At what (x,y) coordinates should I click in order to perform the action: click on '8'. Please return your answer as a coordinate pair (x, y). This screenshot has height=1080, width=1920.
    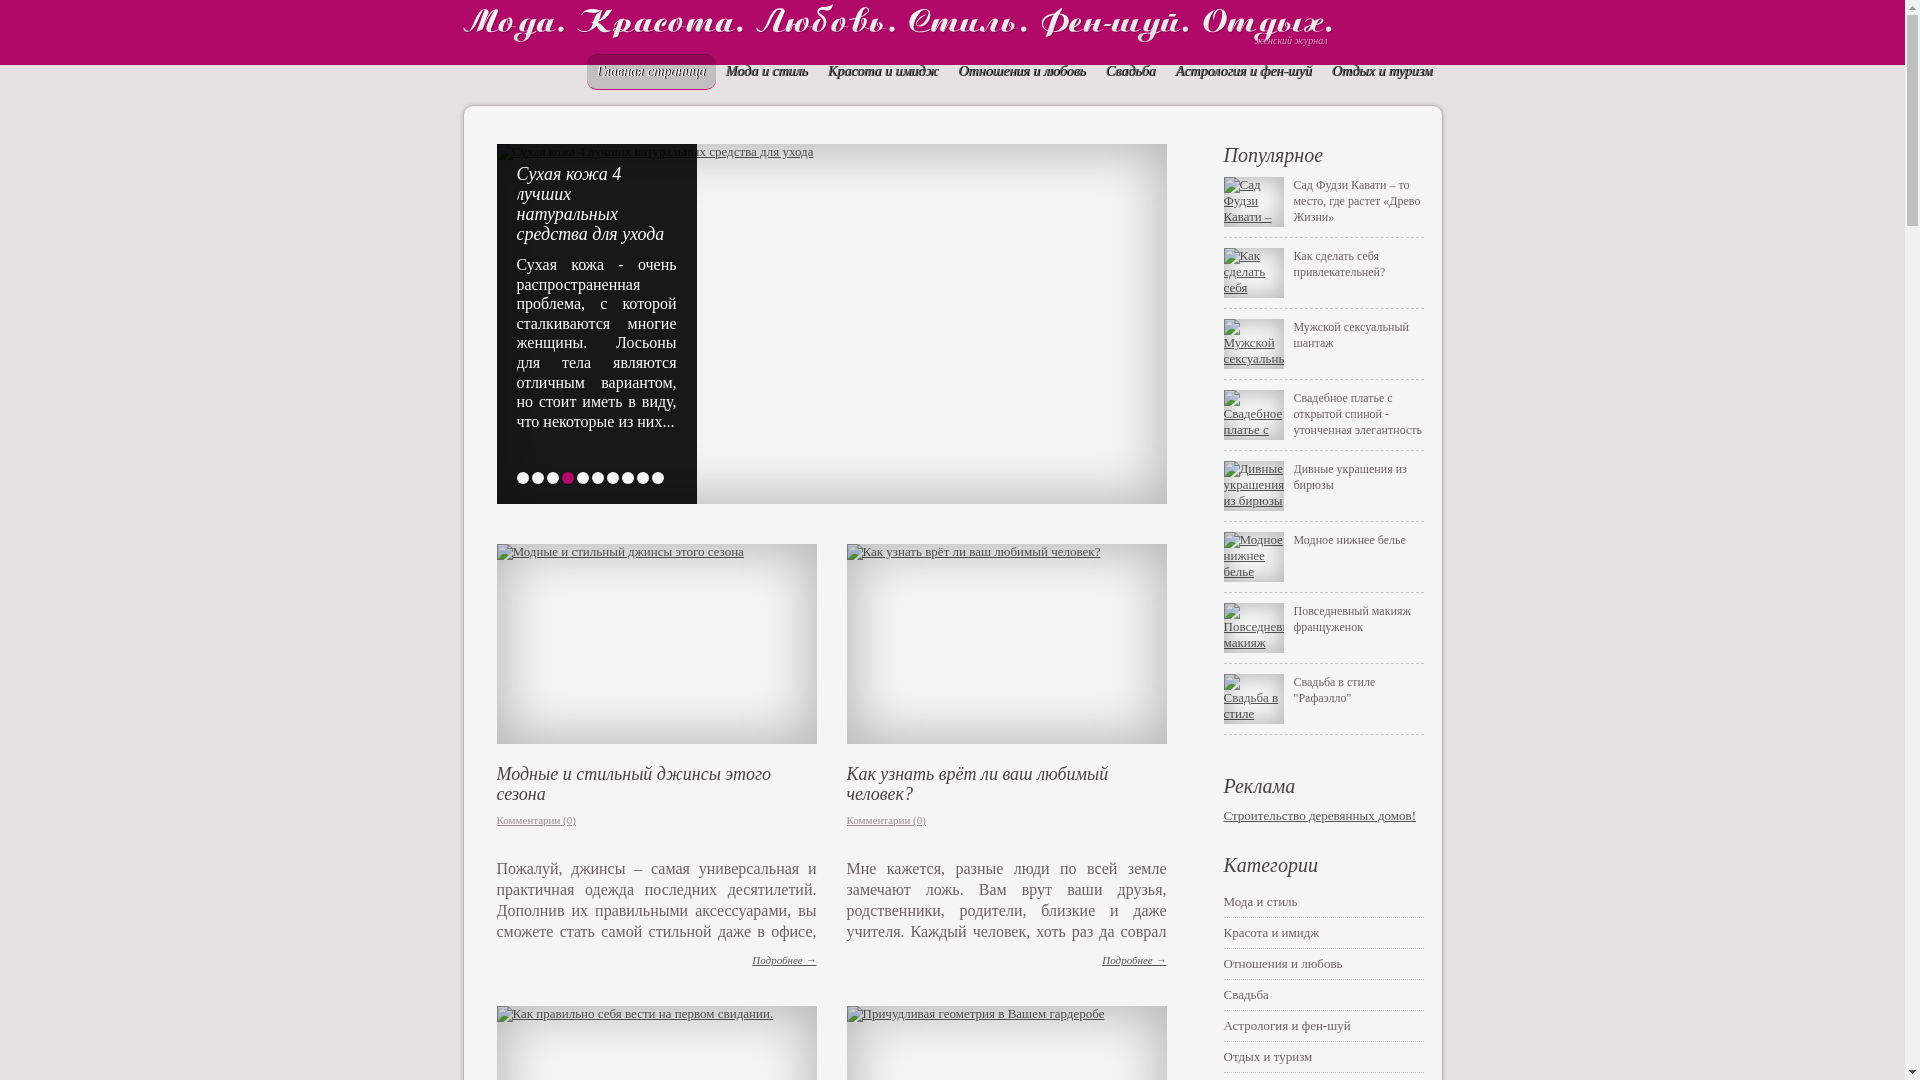
    Looking at the image, I should click on (621, 478).